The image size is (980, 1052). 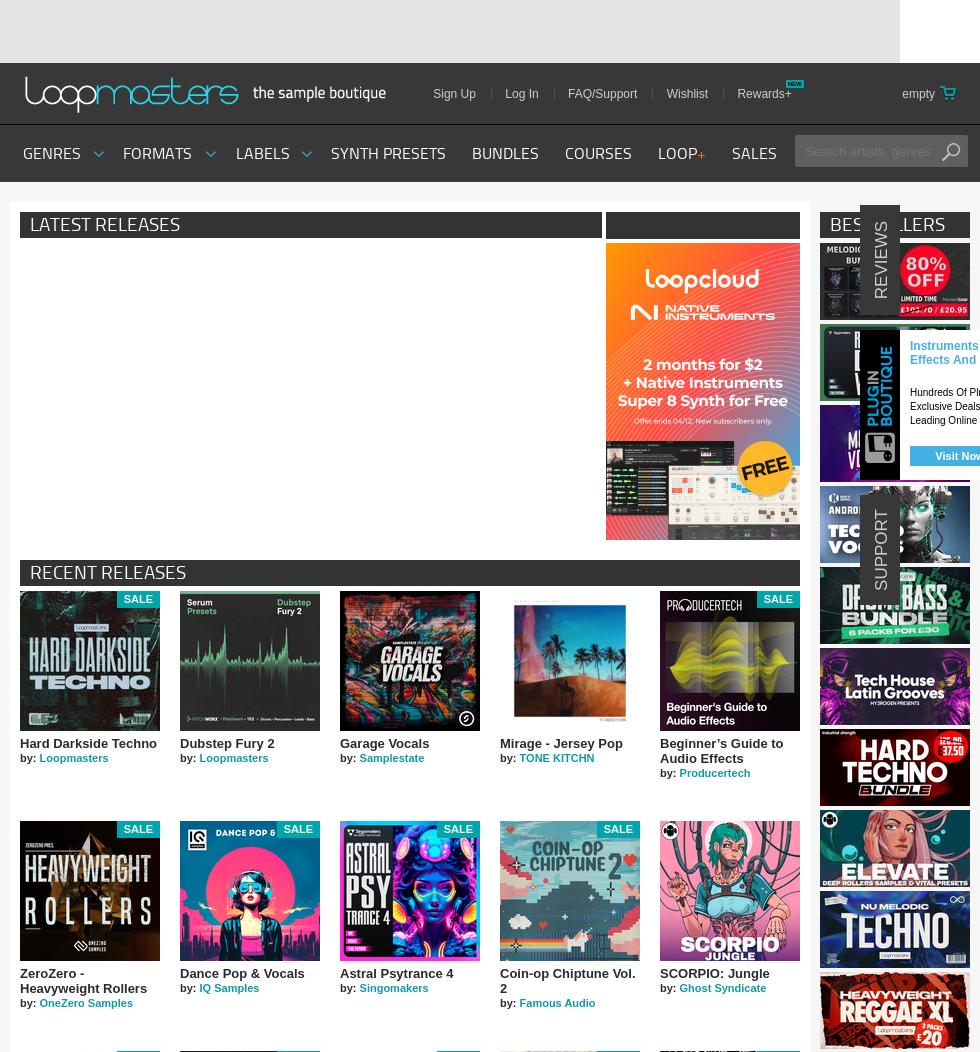 What do you see at coordinates (504, 152) in the screenshot?
I see `'Bundles'` at bounding box center [504, 152].